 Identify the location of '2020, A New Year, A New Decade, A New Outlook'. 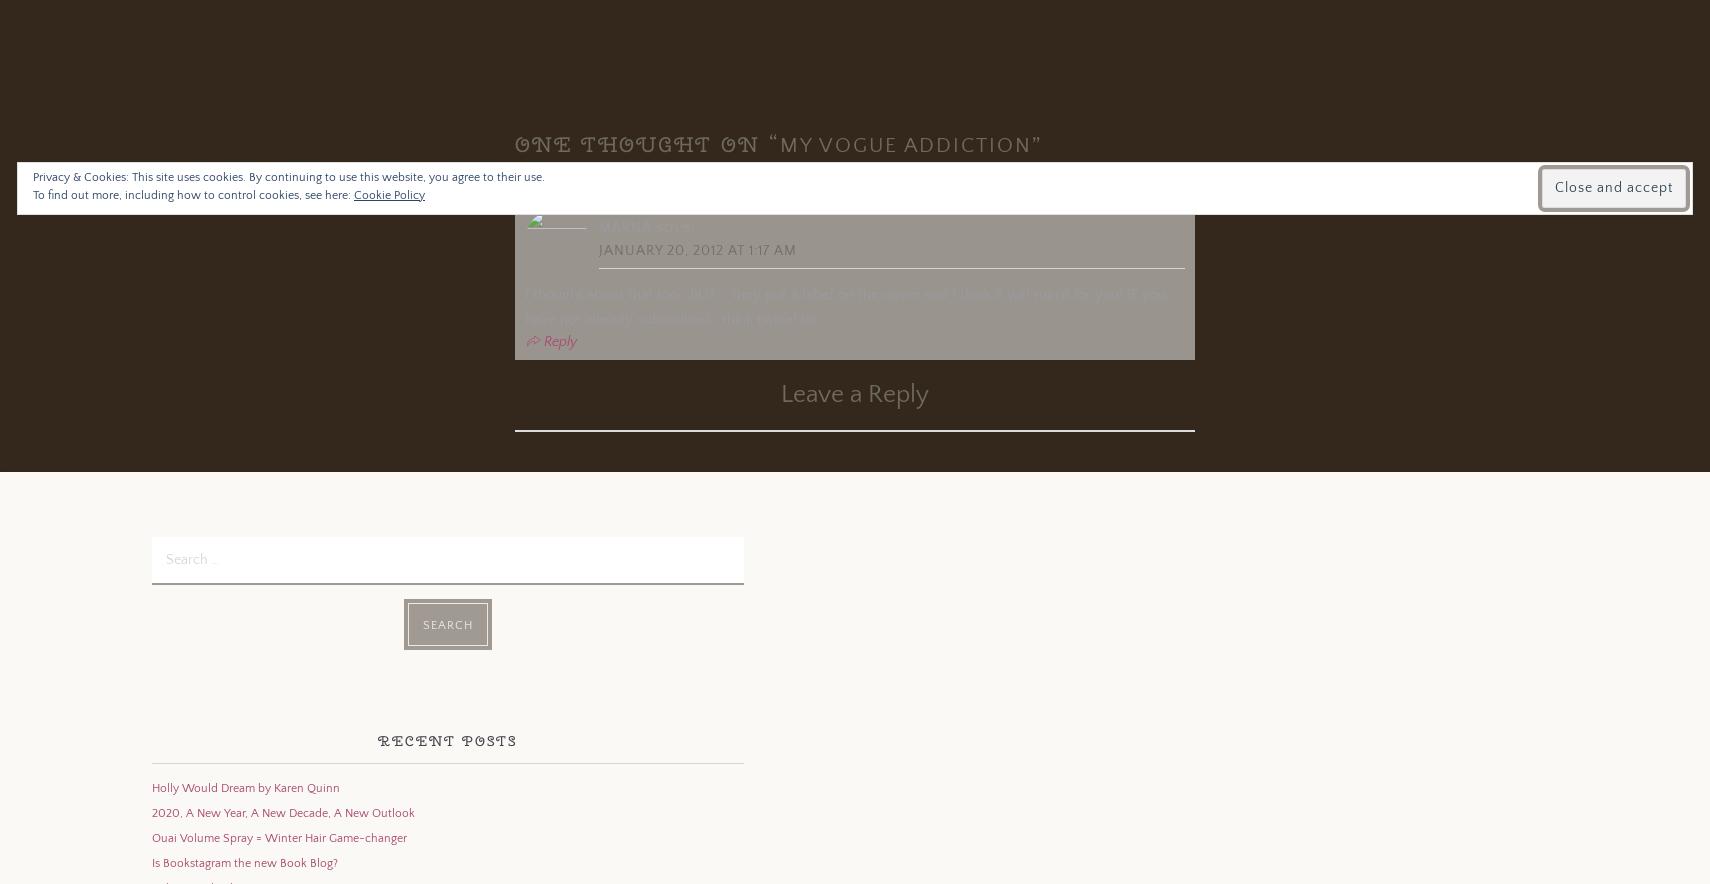
(281, 812).